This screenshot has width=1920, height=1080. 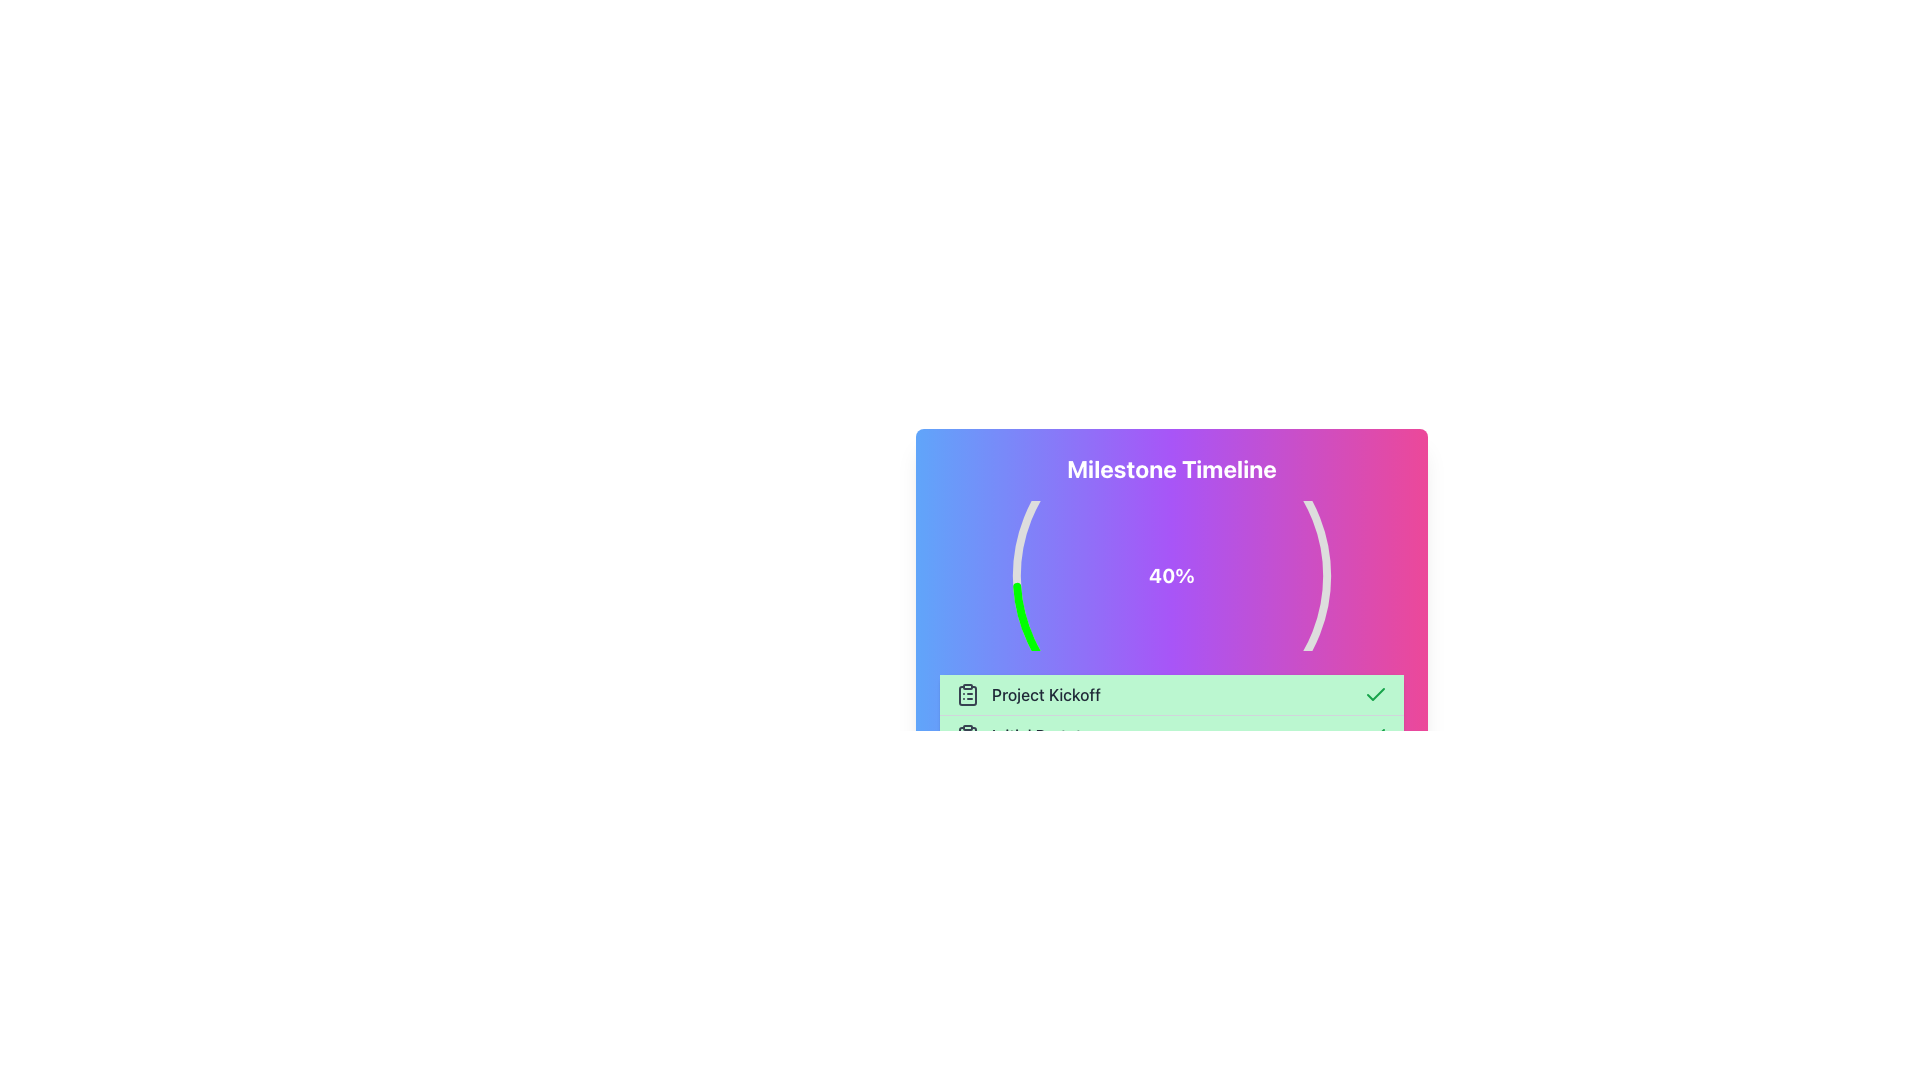 What do you see at coordinates (1171, 469) in the screenshot?
I see `text from the text-based heading located at the top of the milestone section, which provides context to the timeline and progress representation` at bounding box center [1171, 469].